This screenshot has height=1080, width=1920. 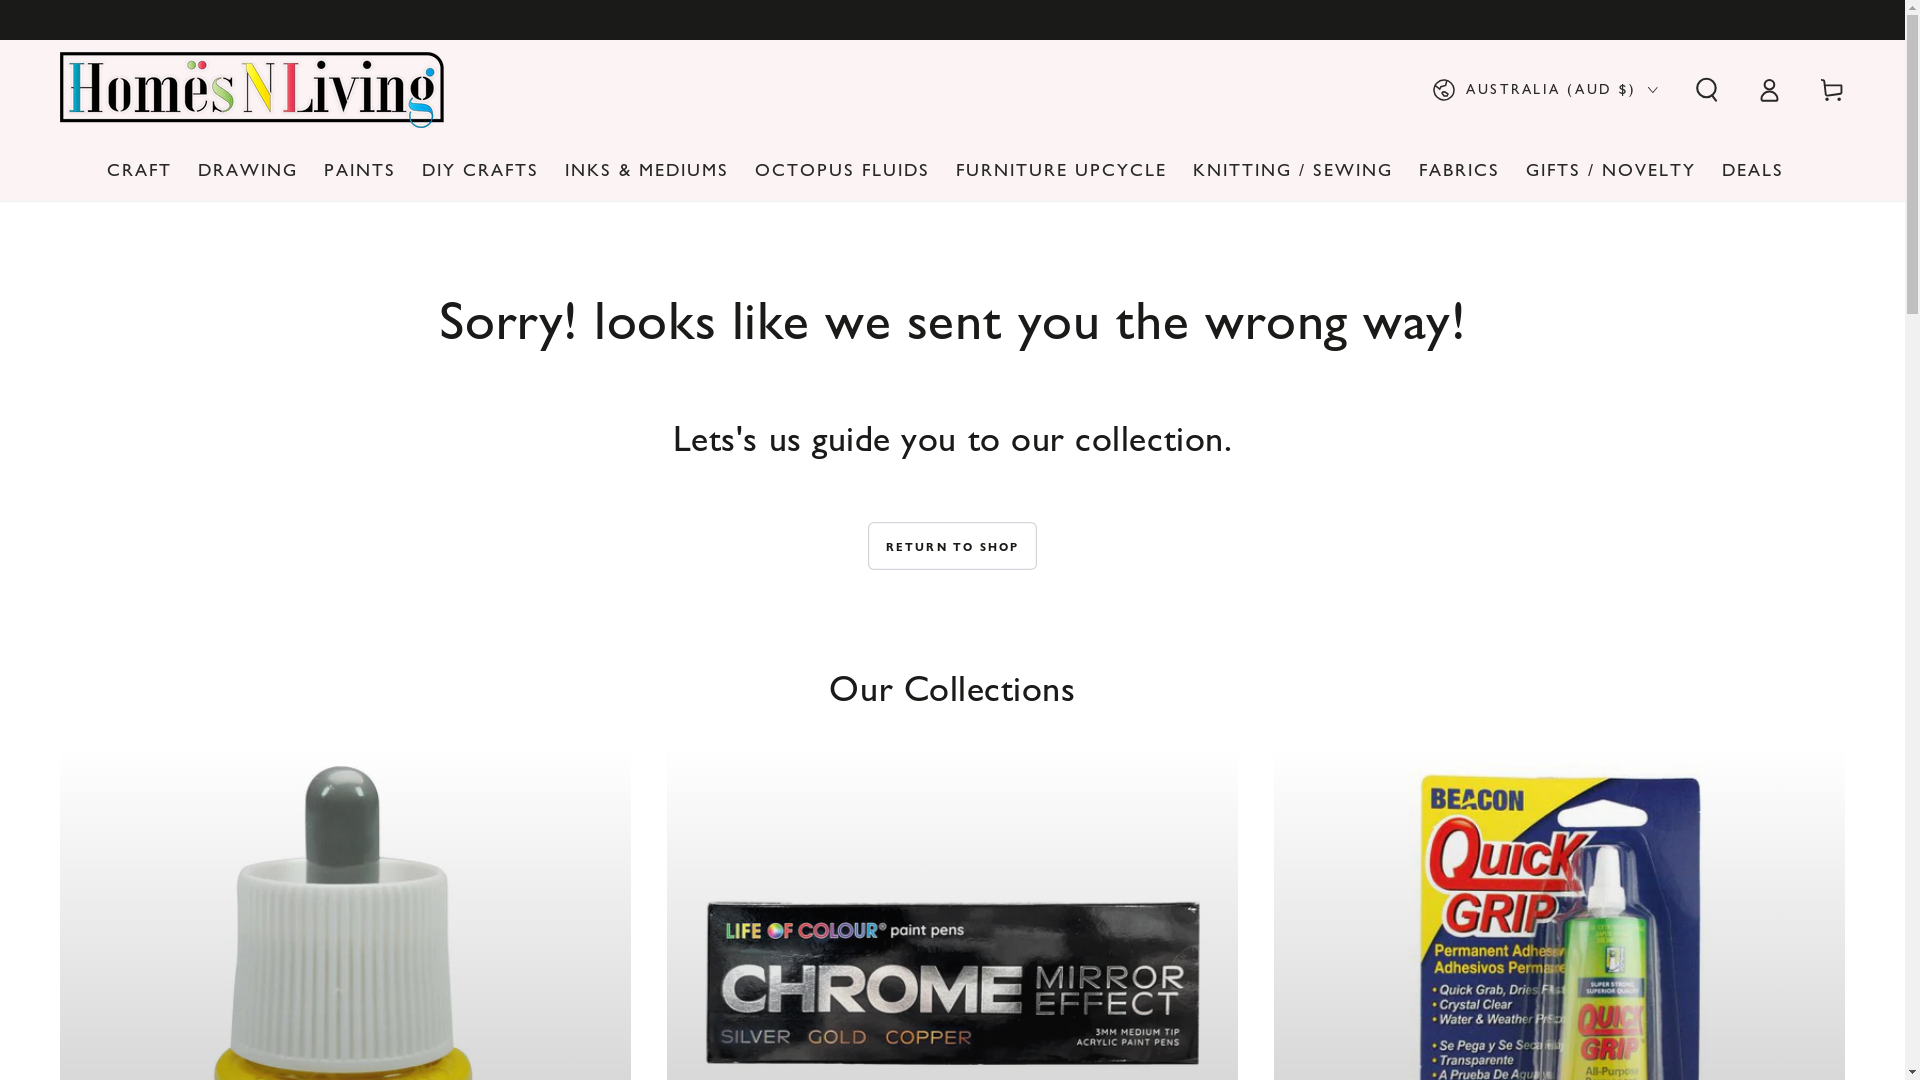 I want to click on 'INKS & MEDIUMS', so click(x=560, y=169).